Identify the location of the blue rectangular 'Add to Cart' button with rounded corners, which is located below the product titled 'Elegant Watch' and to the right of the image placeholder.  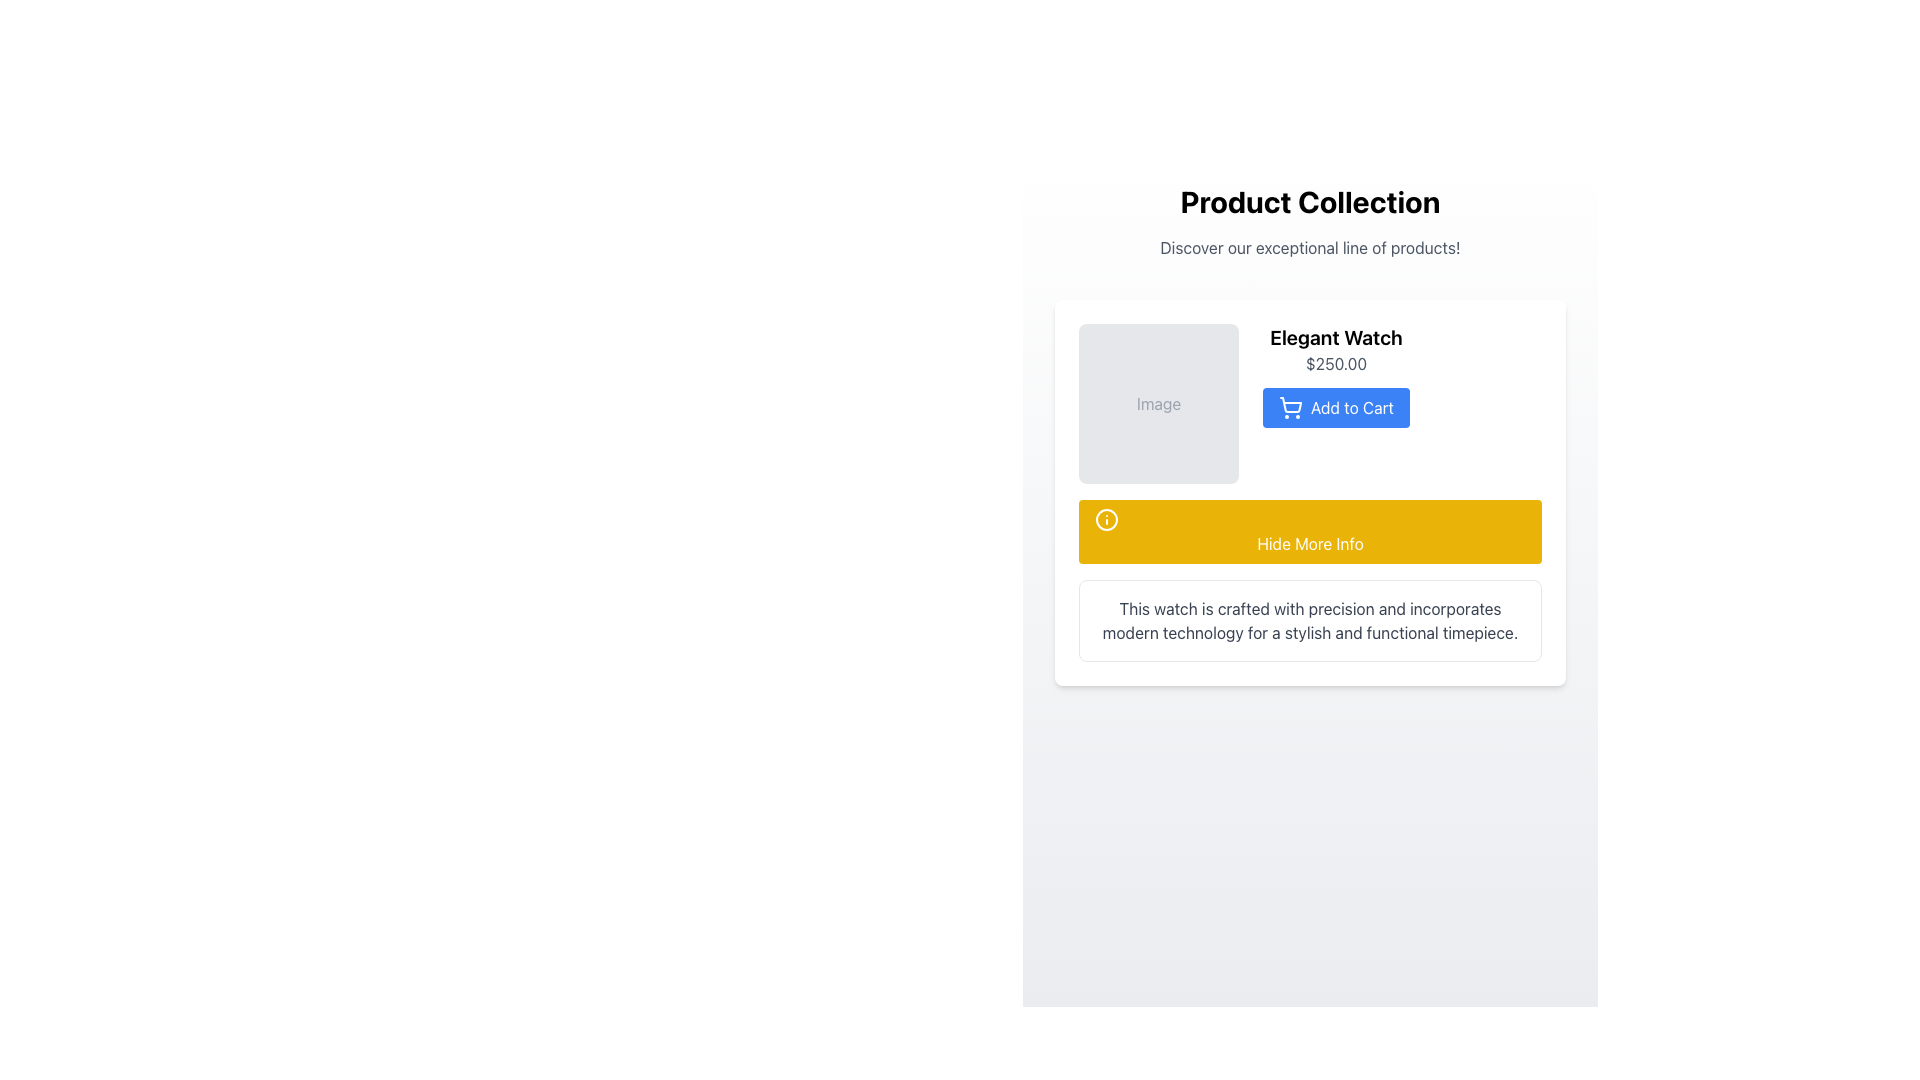
(1336, 404).